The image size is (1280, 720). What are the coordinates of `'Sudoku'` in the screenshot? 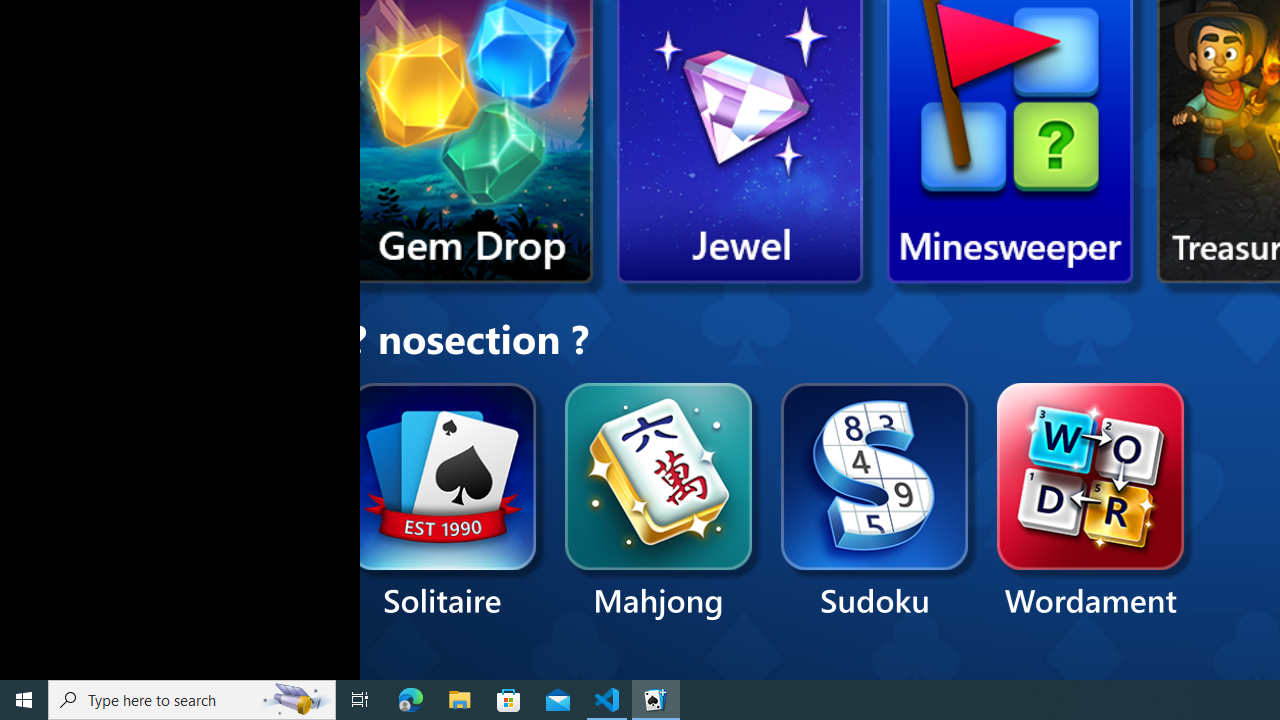 It's located at (875, 501).